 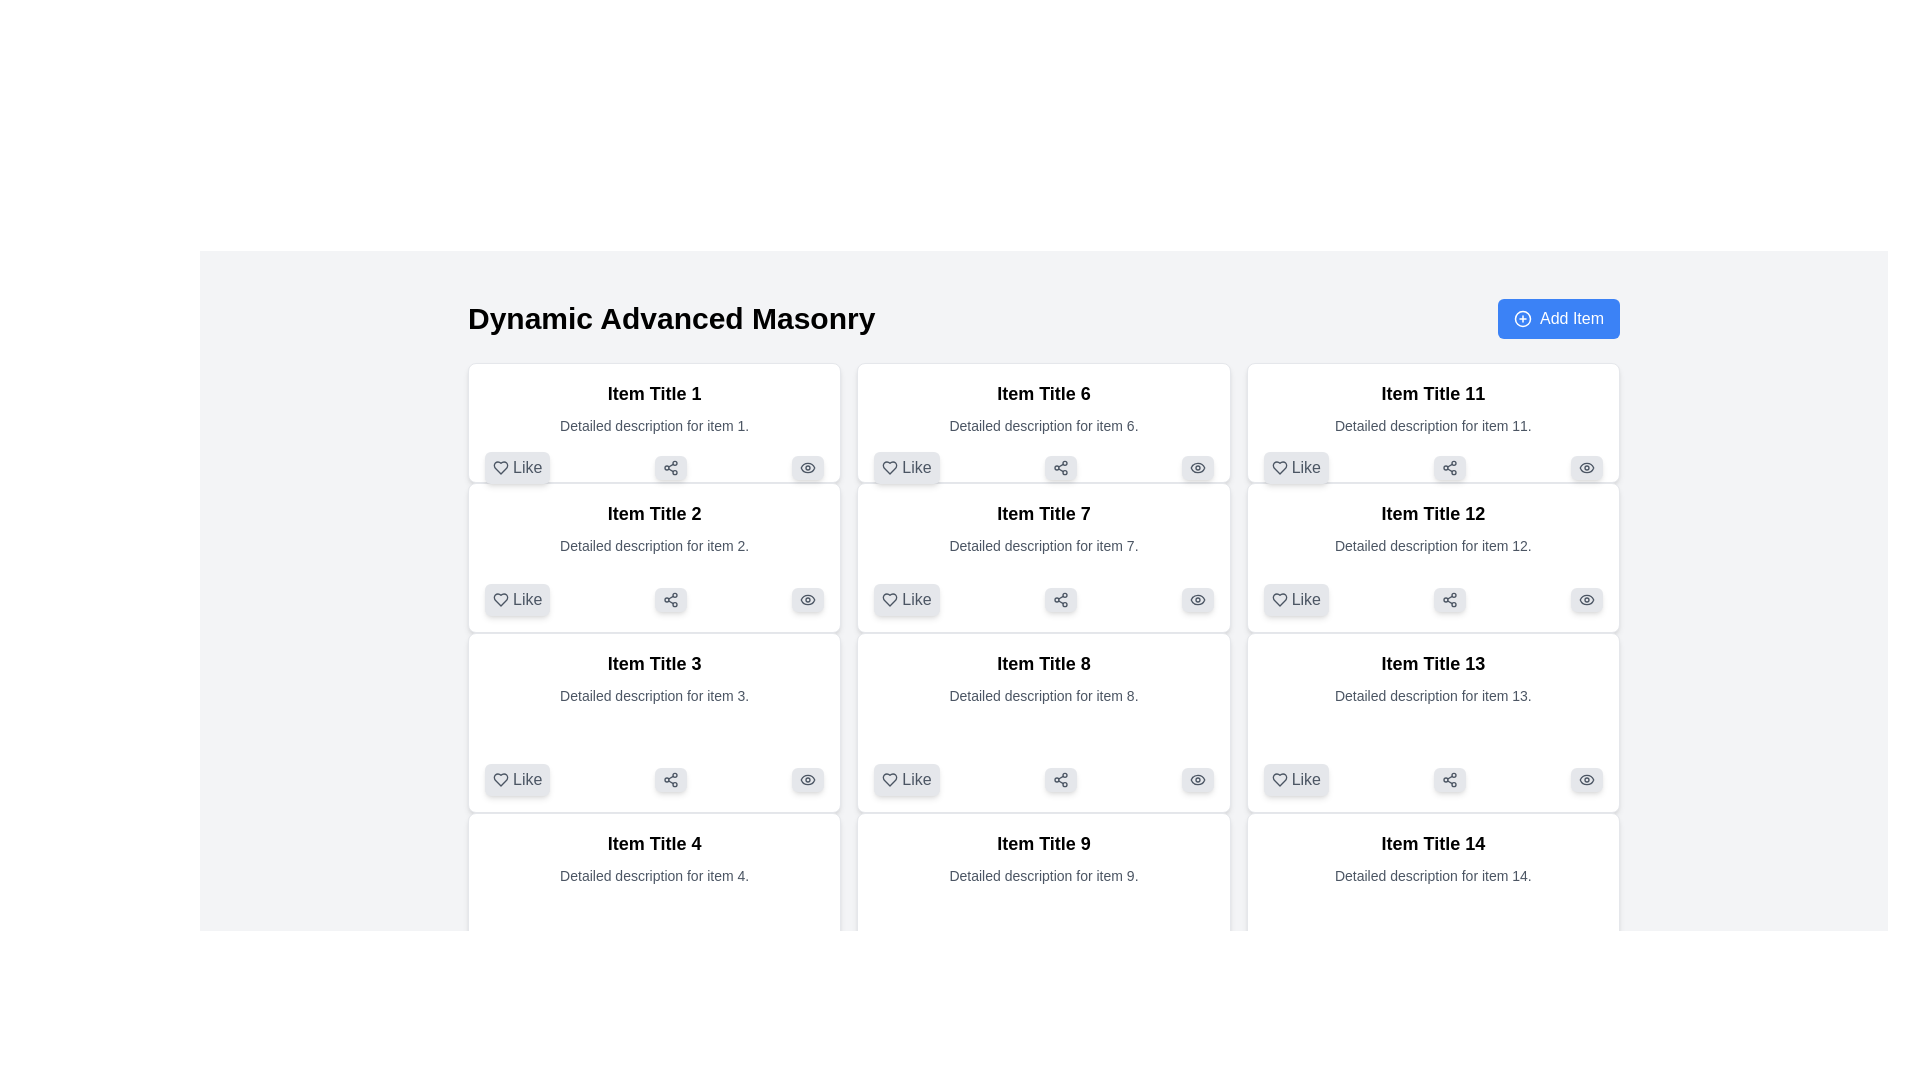 What do you see at coordinates (1197, 599) in the screenshot?
I see `the visibility icon located at the top-right corner of the card labeled 'Item Title 7'` at bounding box center [1197, 599].